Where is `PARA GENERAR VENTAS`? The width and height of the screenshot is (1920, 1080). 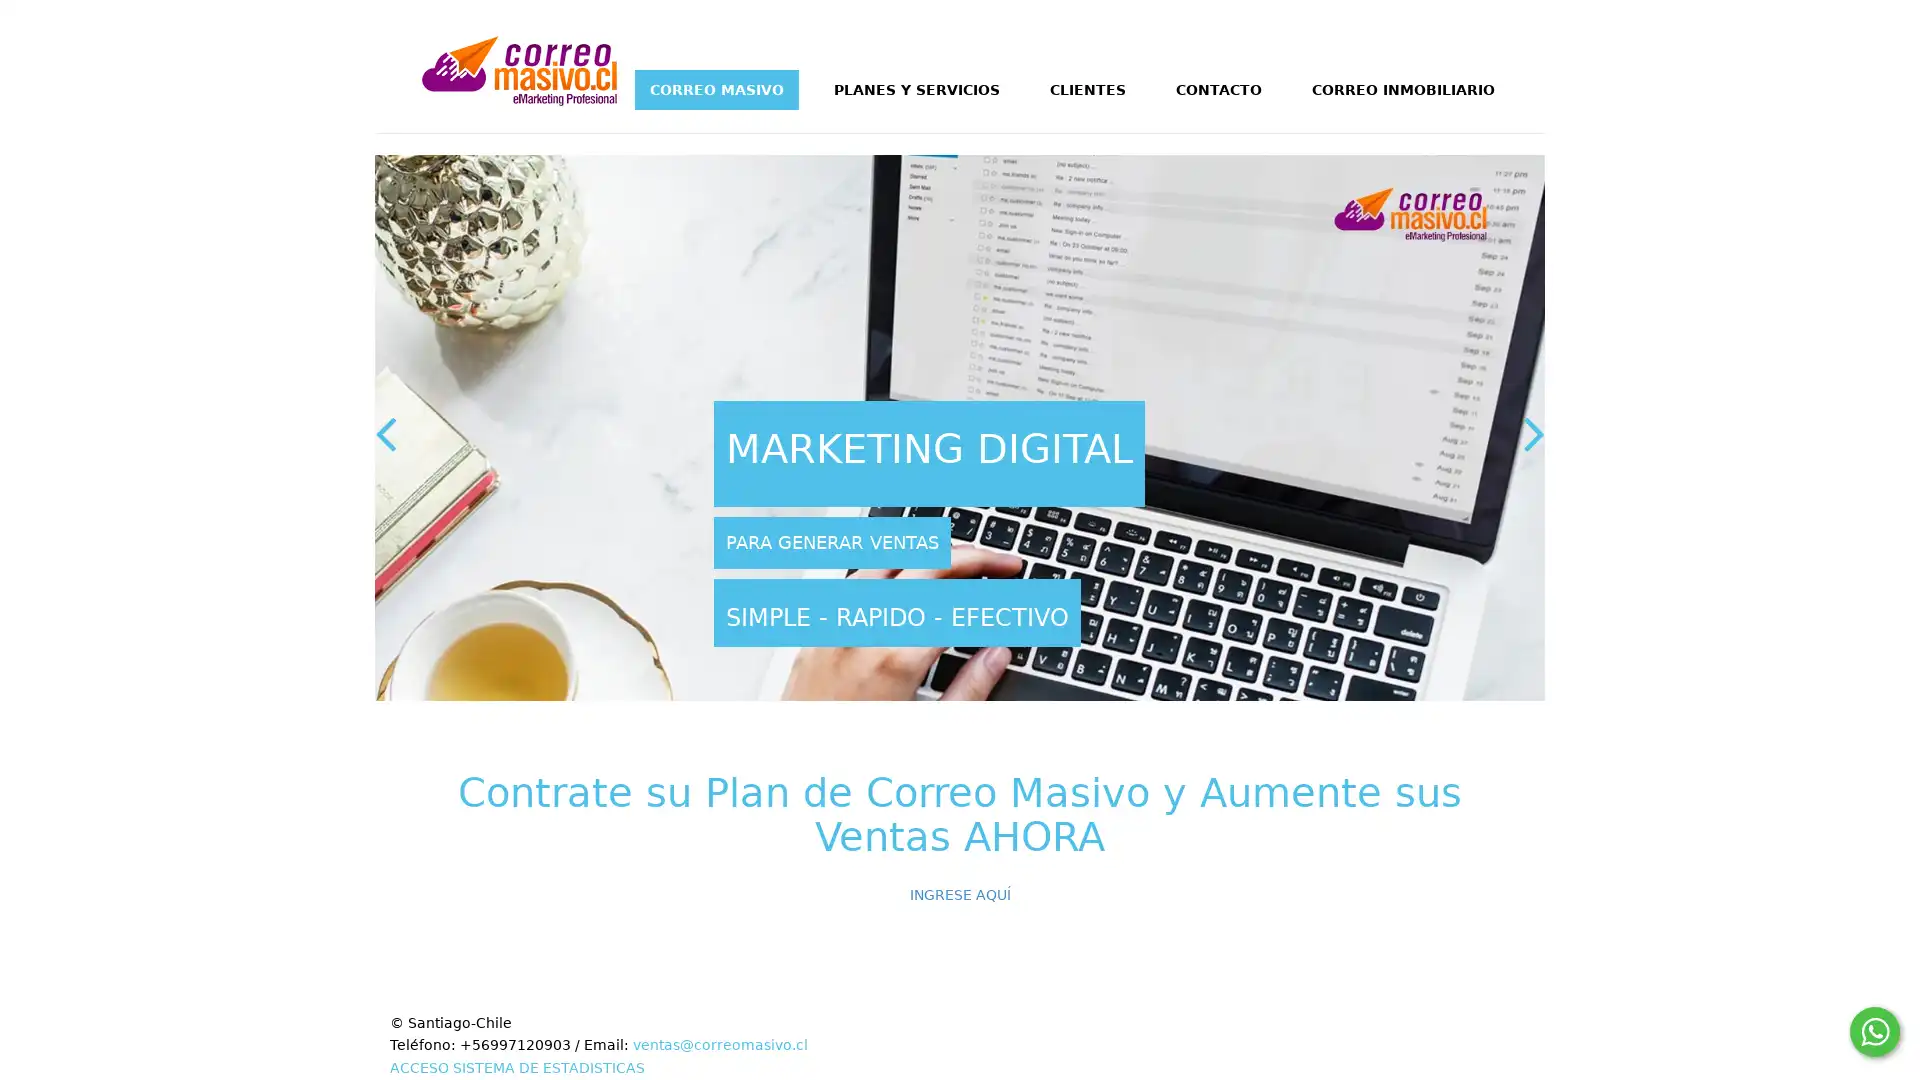
PARA GENERAR VENTAS is located at coordinates (832, 542).